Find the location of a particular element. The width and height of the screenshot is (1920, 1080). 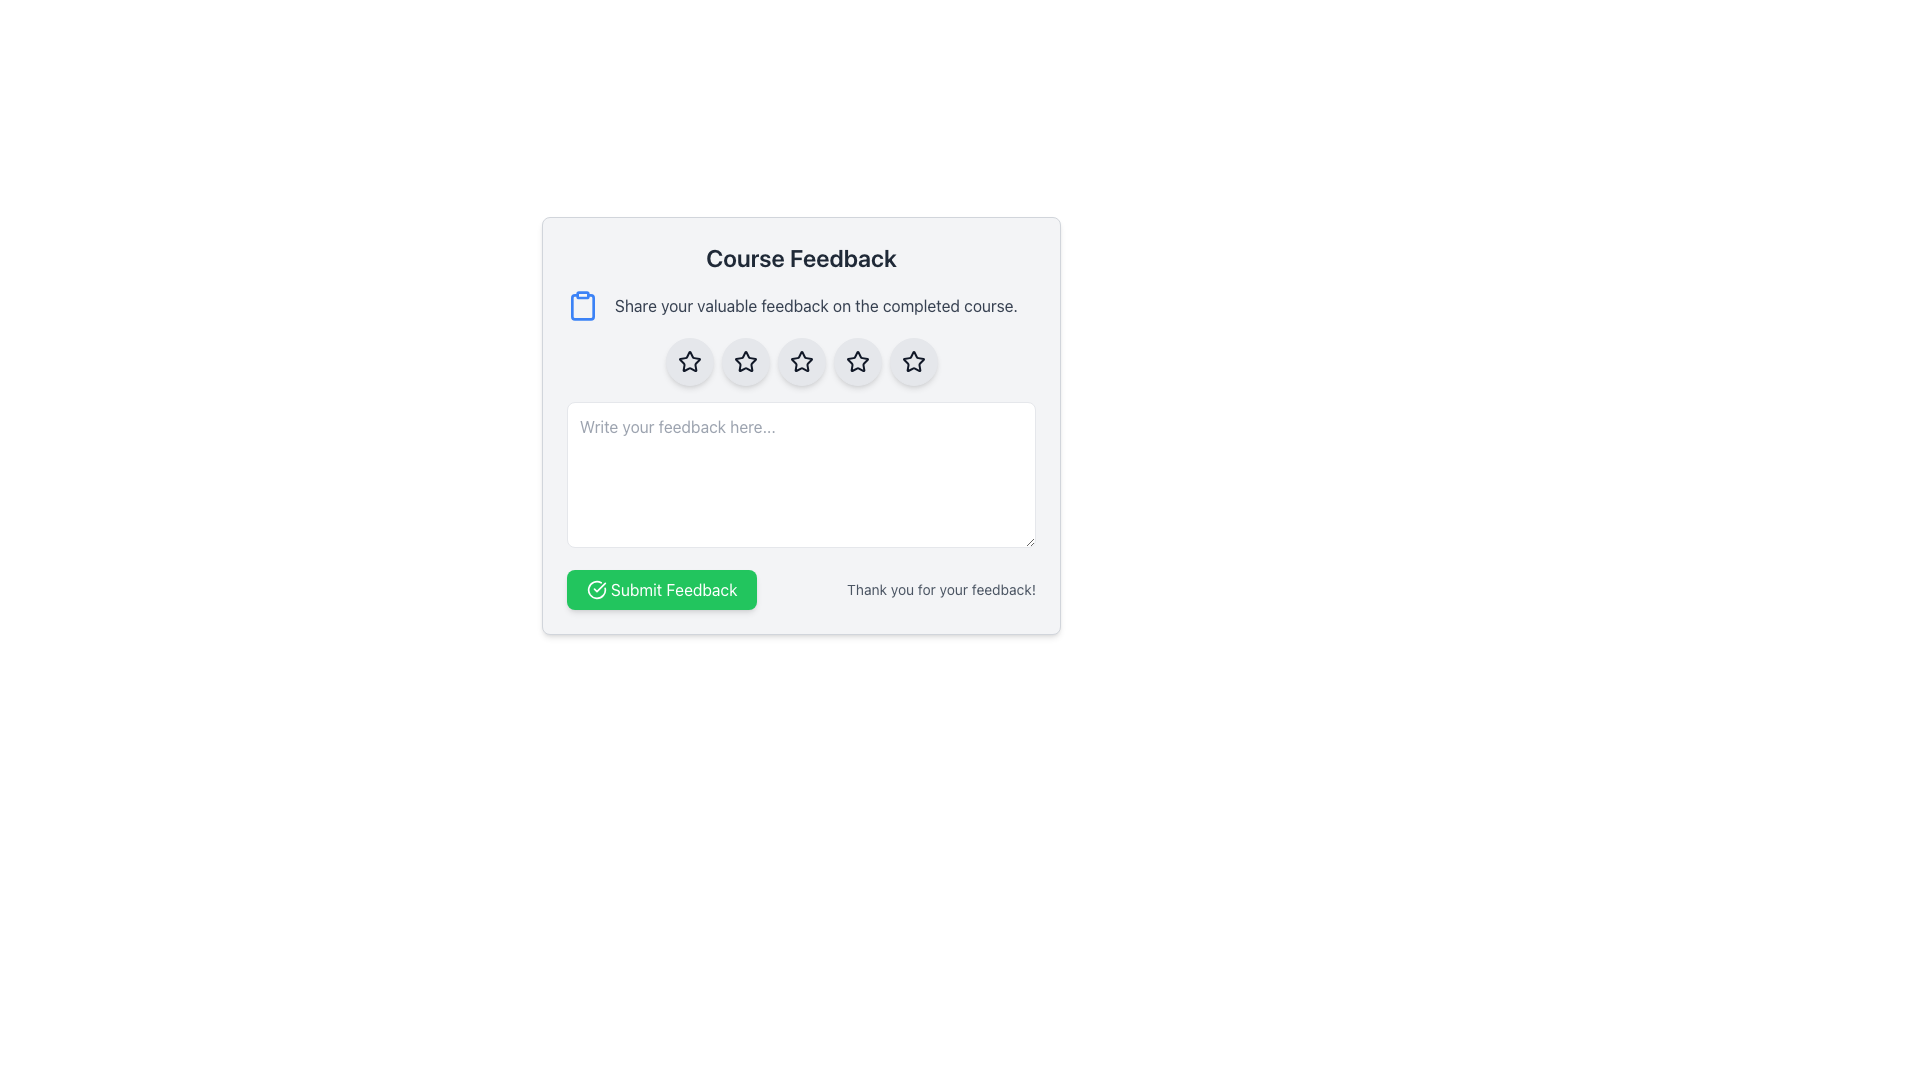

the second star rating button in the five-star feedback system is located at coordinates (689, 362).